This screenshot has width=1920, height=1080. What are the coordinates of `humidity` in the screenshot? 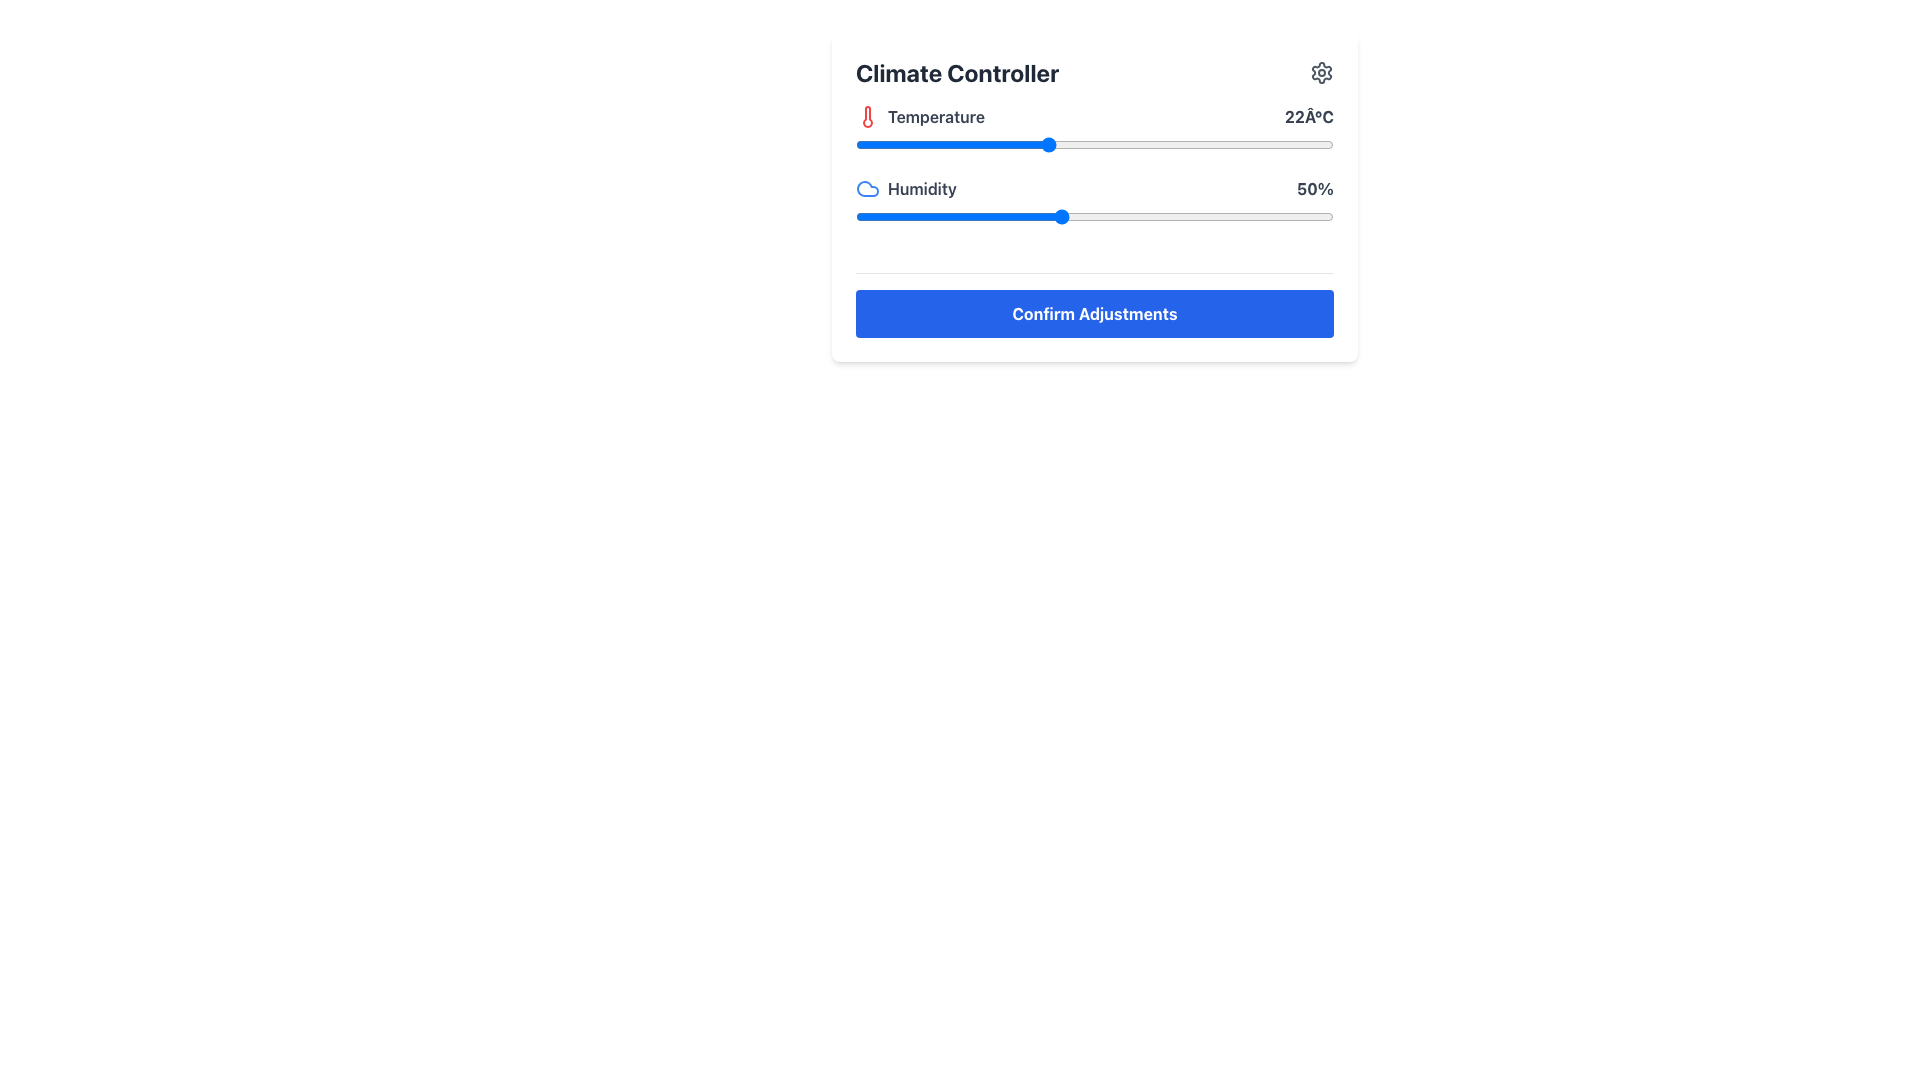 It's located at (936, 216).